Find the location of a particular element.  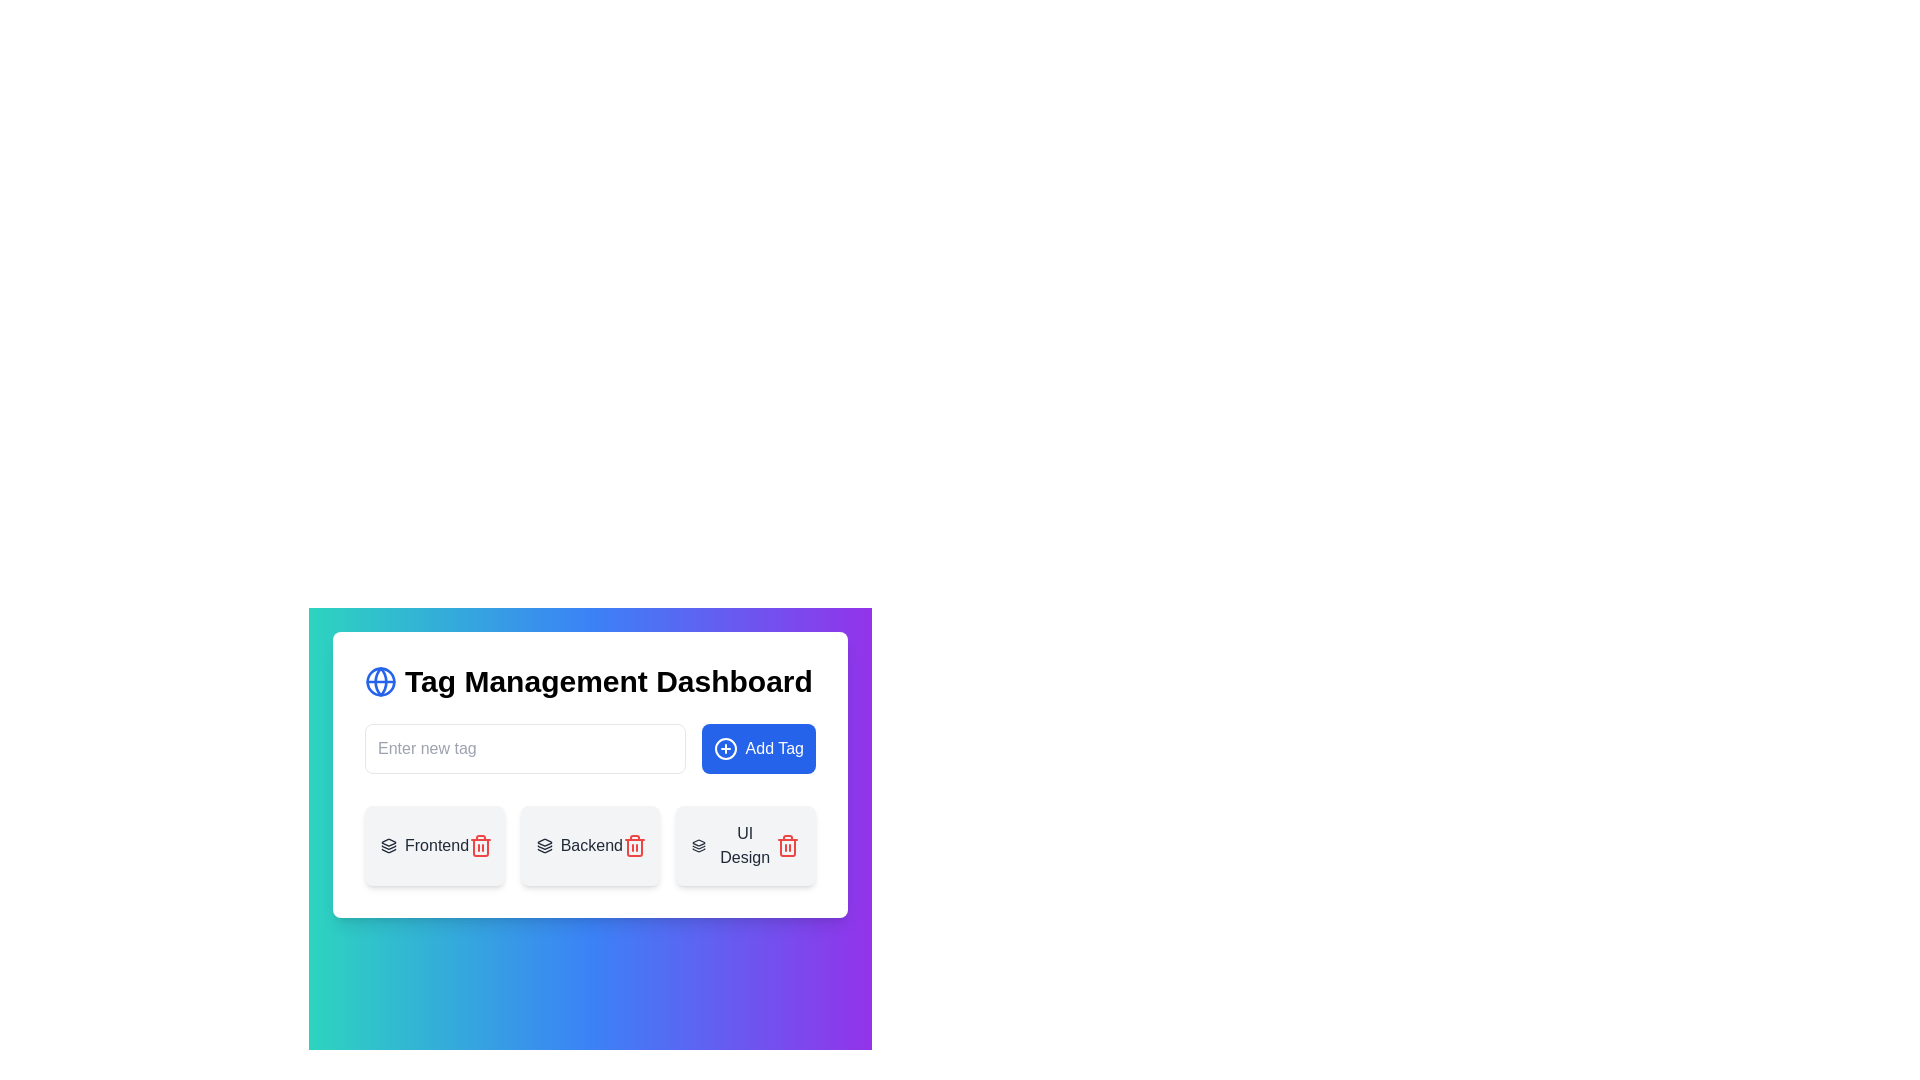

the 'UI Design' tag label with icon, which is the third item in the horizontal row of tags in the Tag Management Dashboard is located at coordinates (733, 845).